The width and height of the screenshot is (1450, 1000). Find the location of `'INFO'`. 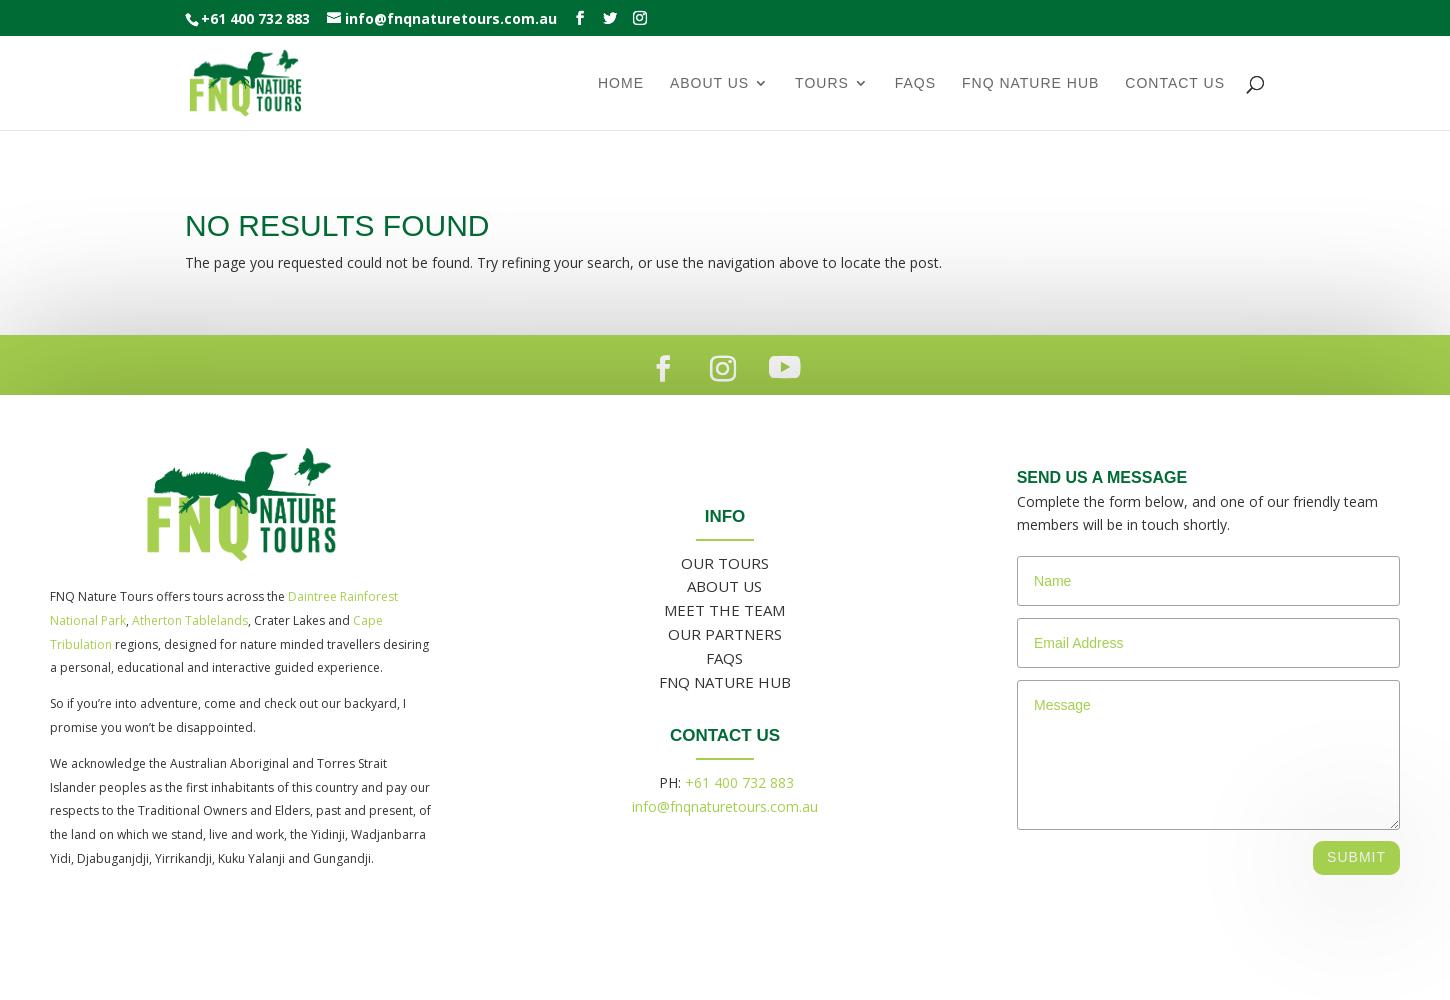

'INFO' is located at coordinates (702, 515).